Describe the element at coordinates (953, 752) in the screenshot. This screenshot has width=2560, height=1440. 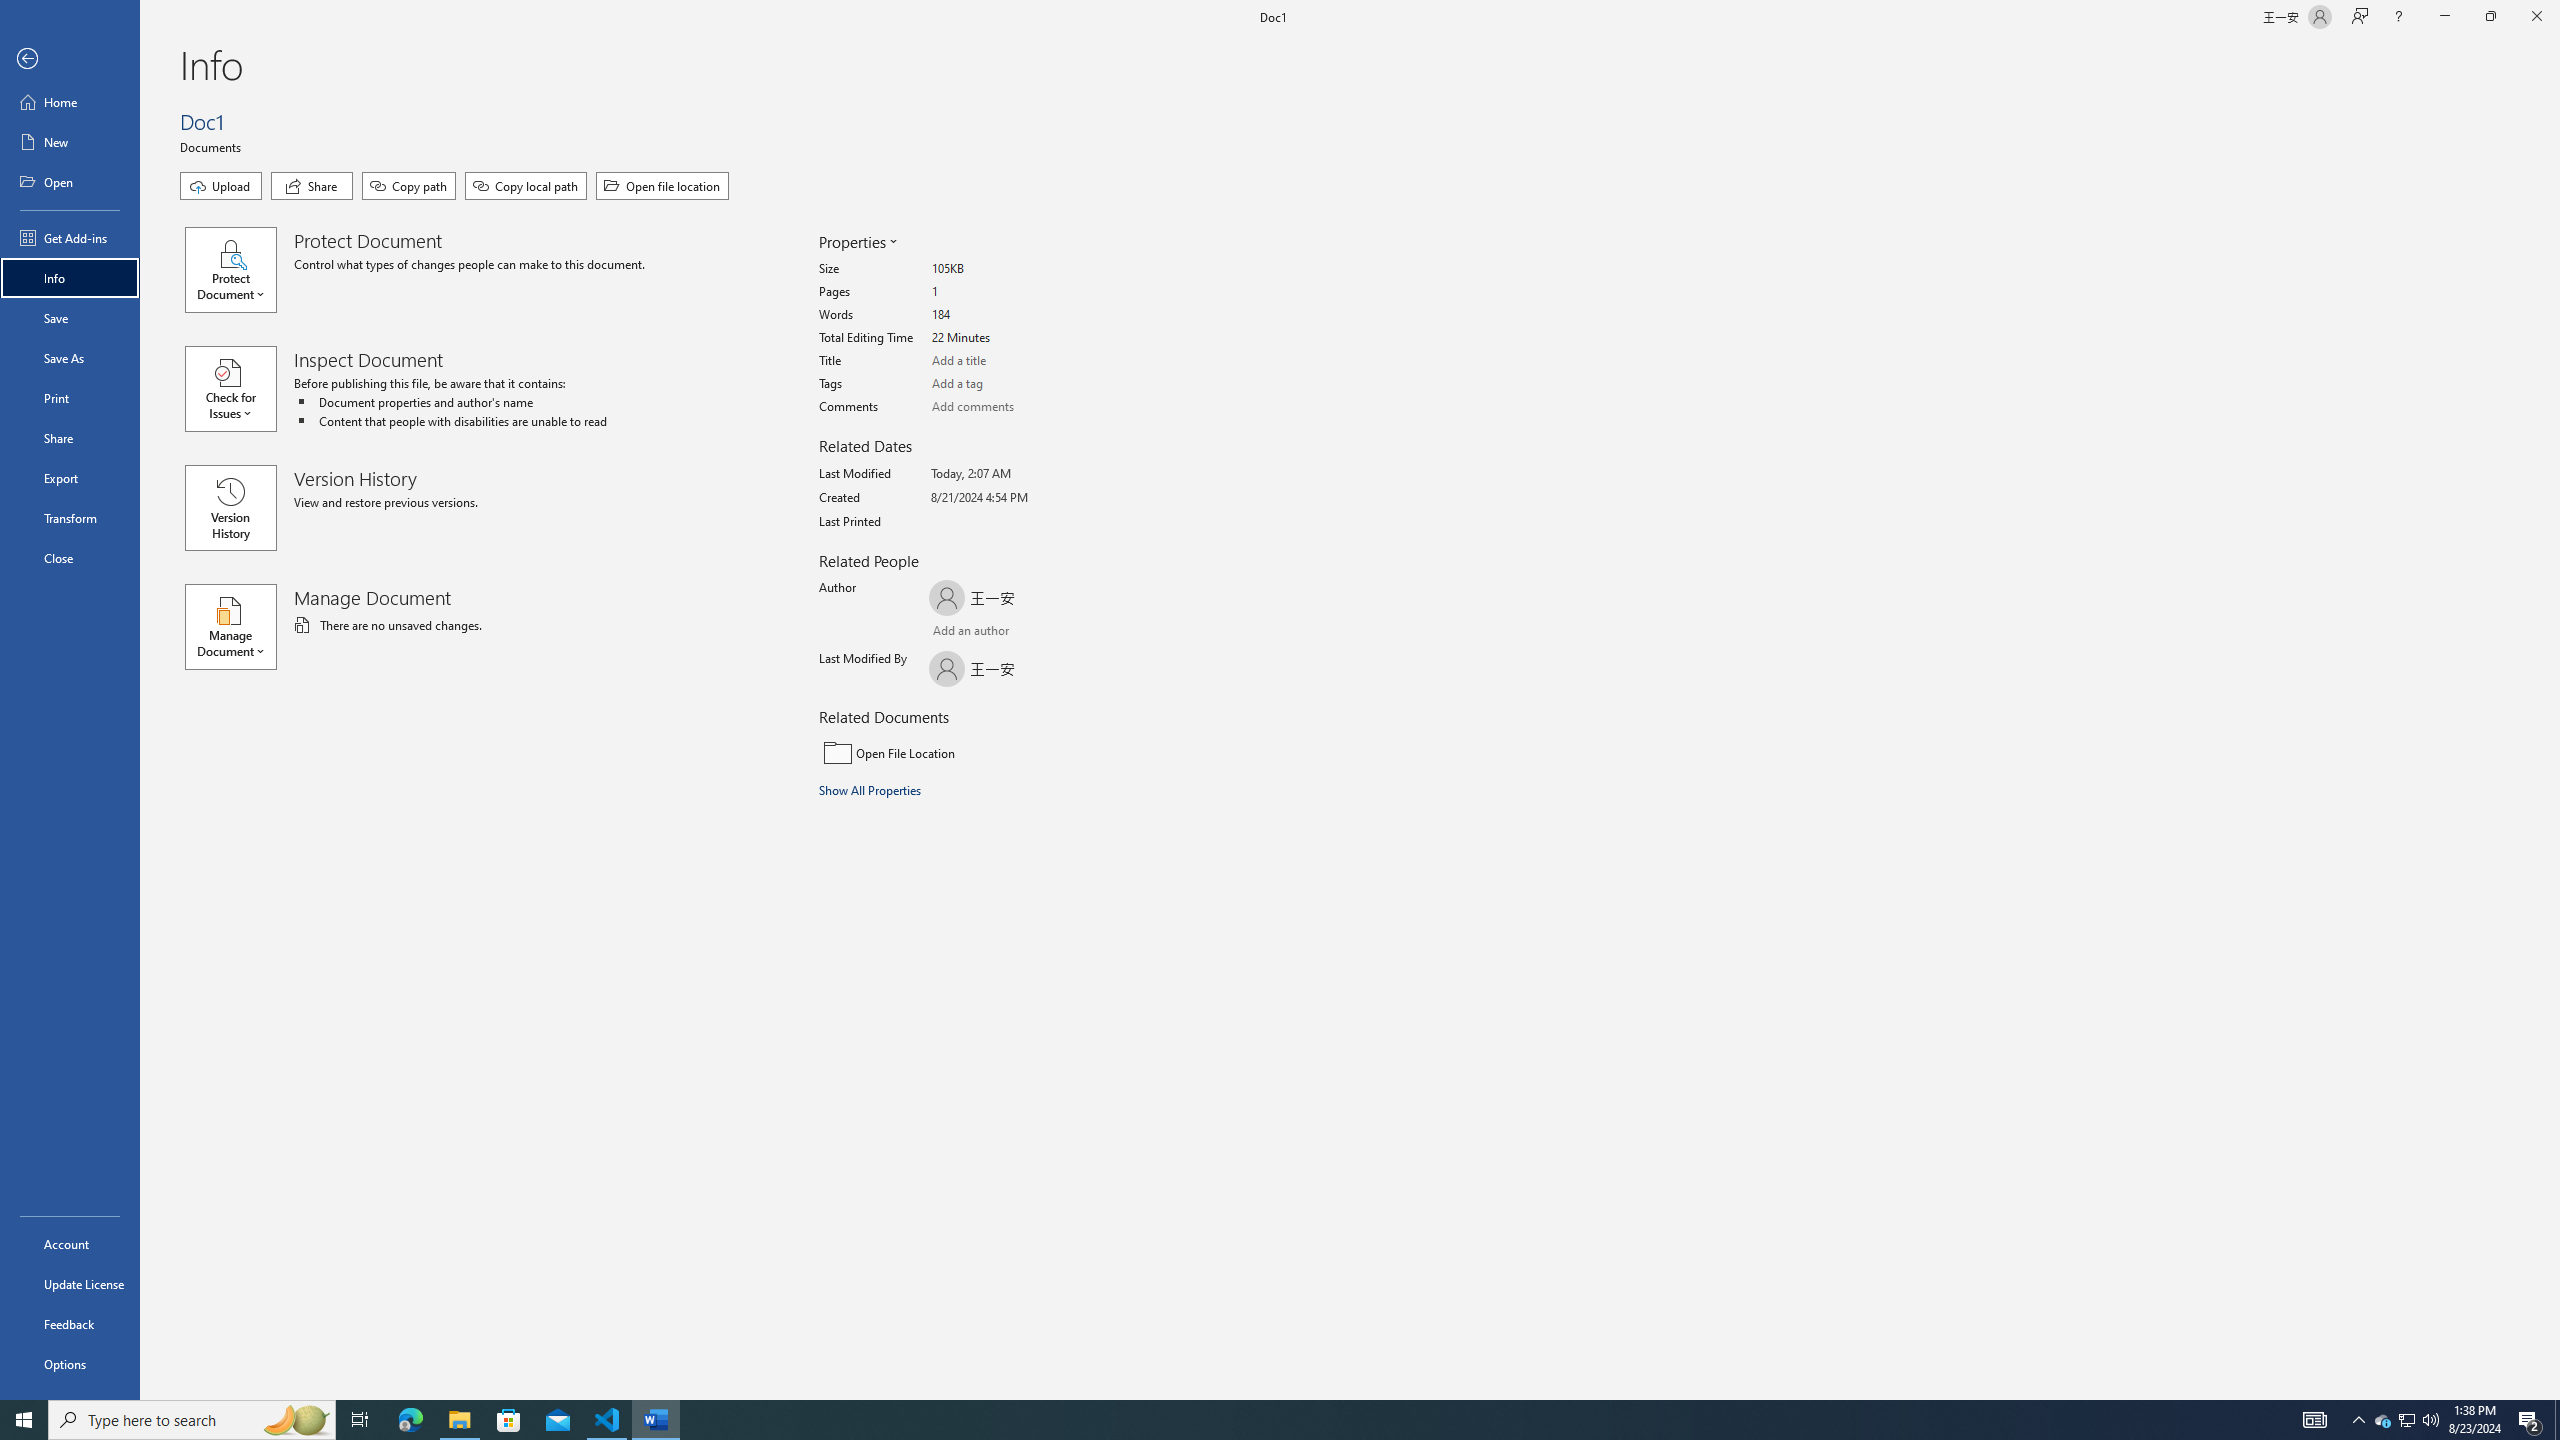
I see `'Open File Location'` at that location.